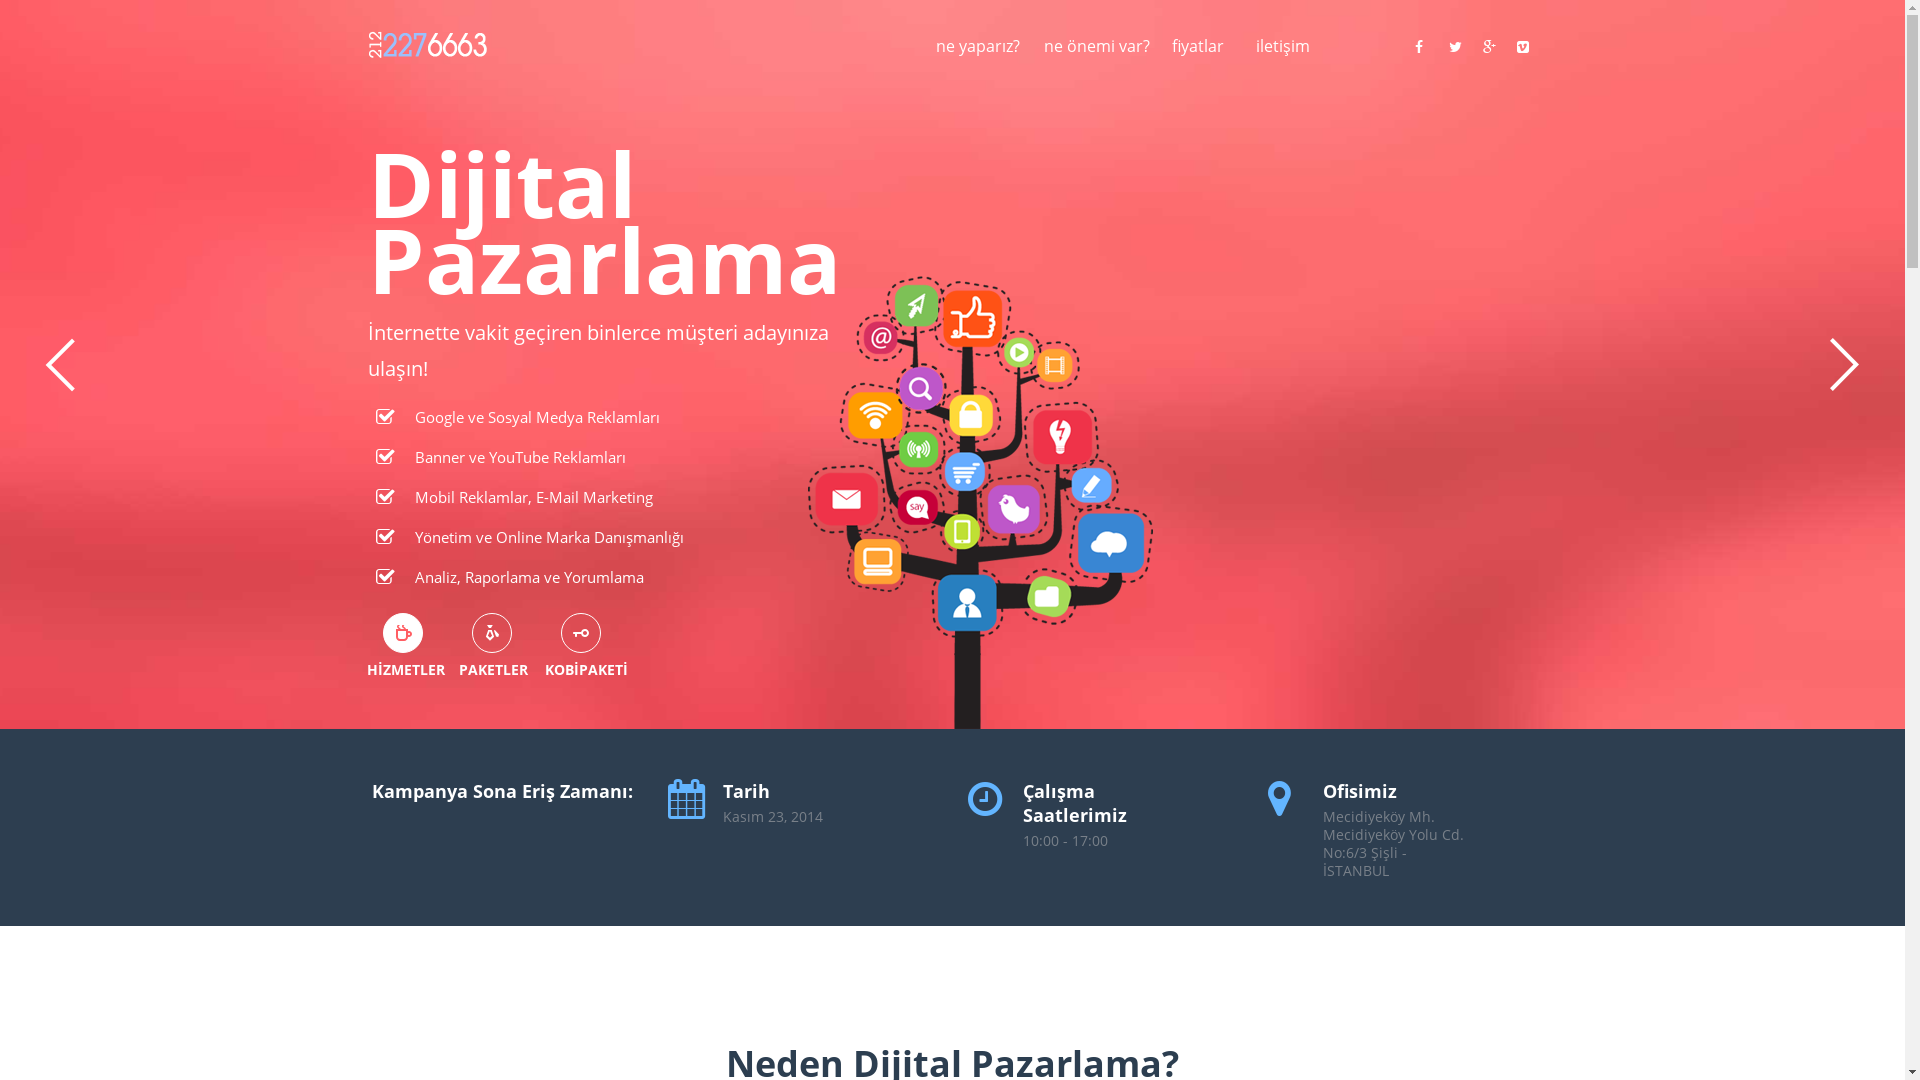 This screenshot has height=1080, width=1920. I want to click on 'Next', so click(1843, 365).